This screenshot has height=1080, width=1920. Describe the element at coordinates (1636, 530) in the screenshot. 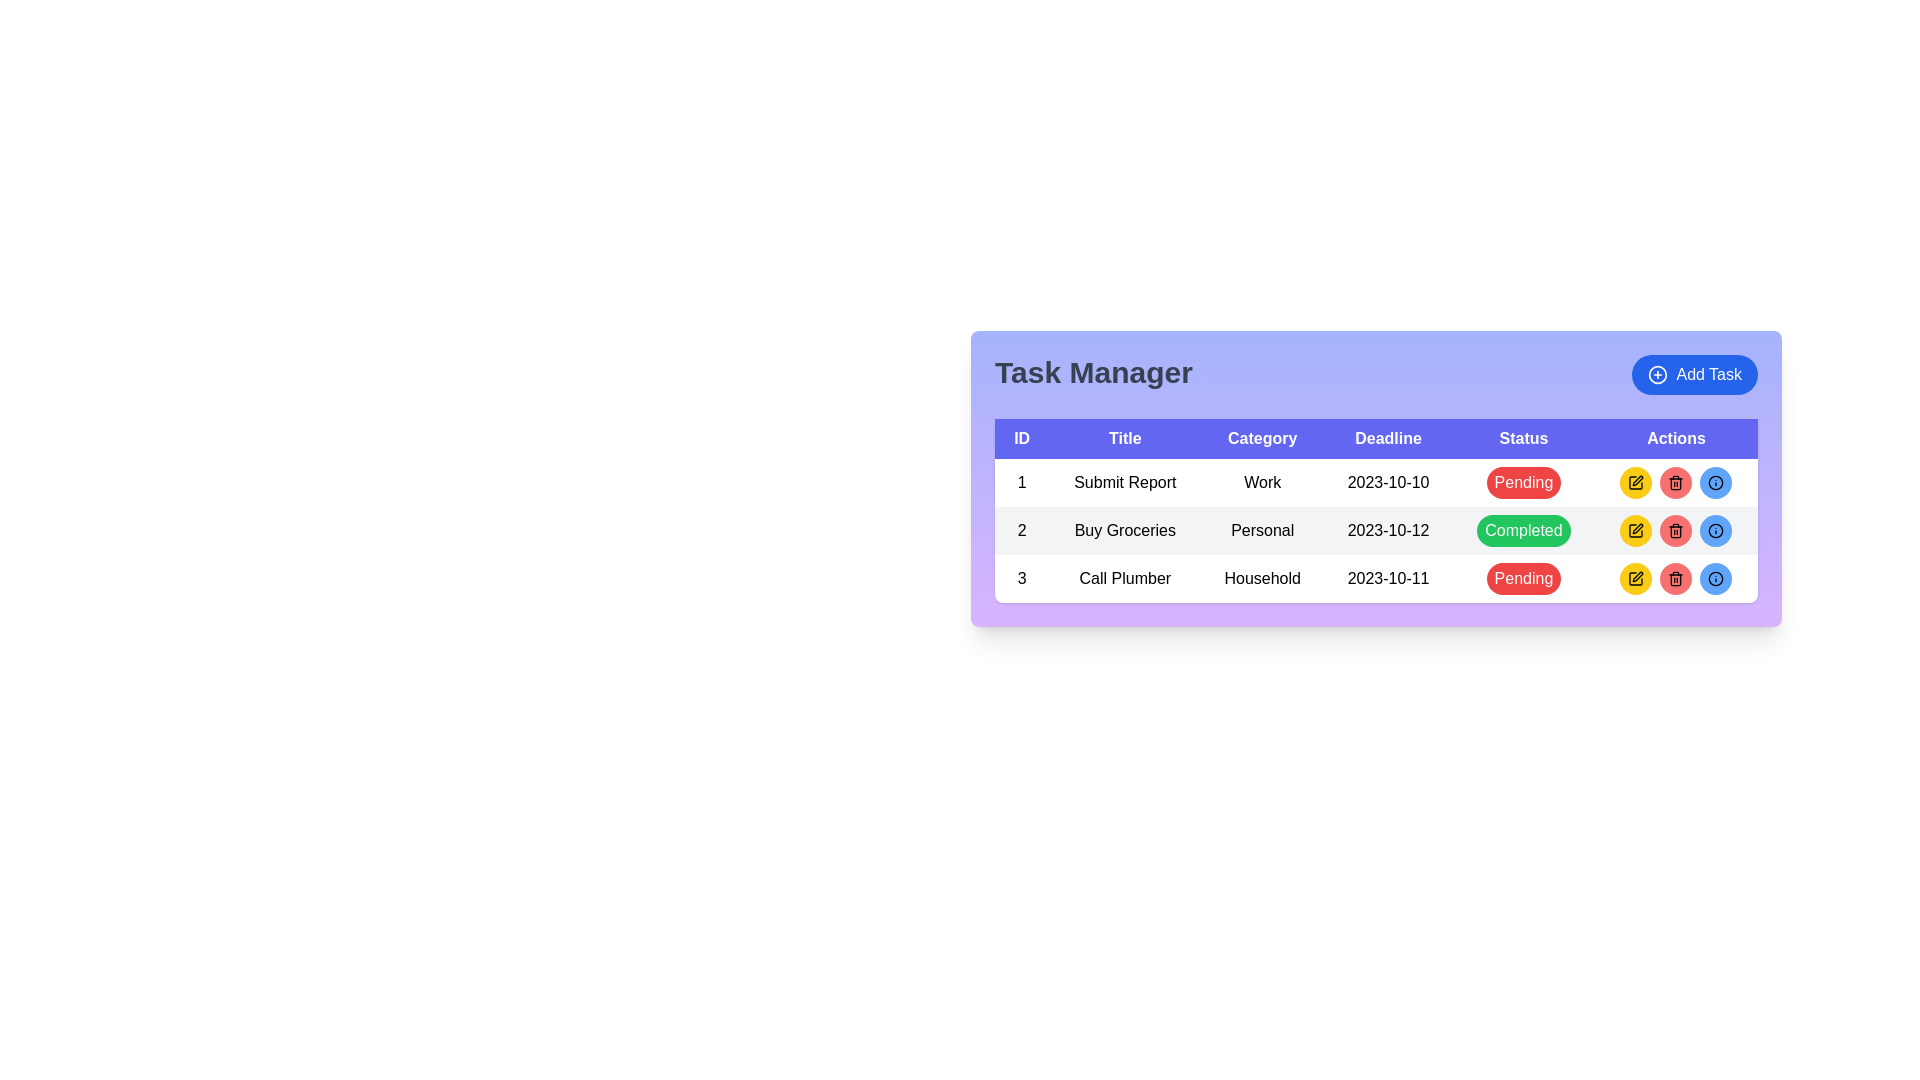

I see `the circular yellow button with a pen icon in the 'Actions' column of the 'Buy Groceries' task` at that location.